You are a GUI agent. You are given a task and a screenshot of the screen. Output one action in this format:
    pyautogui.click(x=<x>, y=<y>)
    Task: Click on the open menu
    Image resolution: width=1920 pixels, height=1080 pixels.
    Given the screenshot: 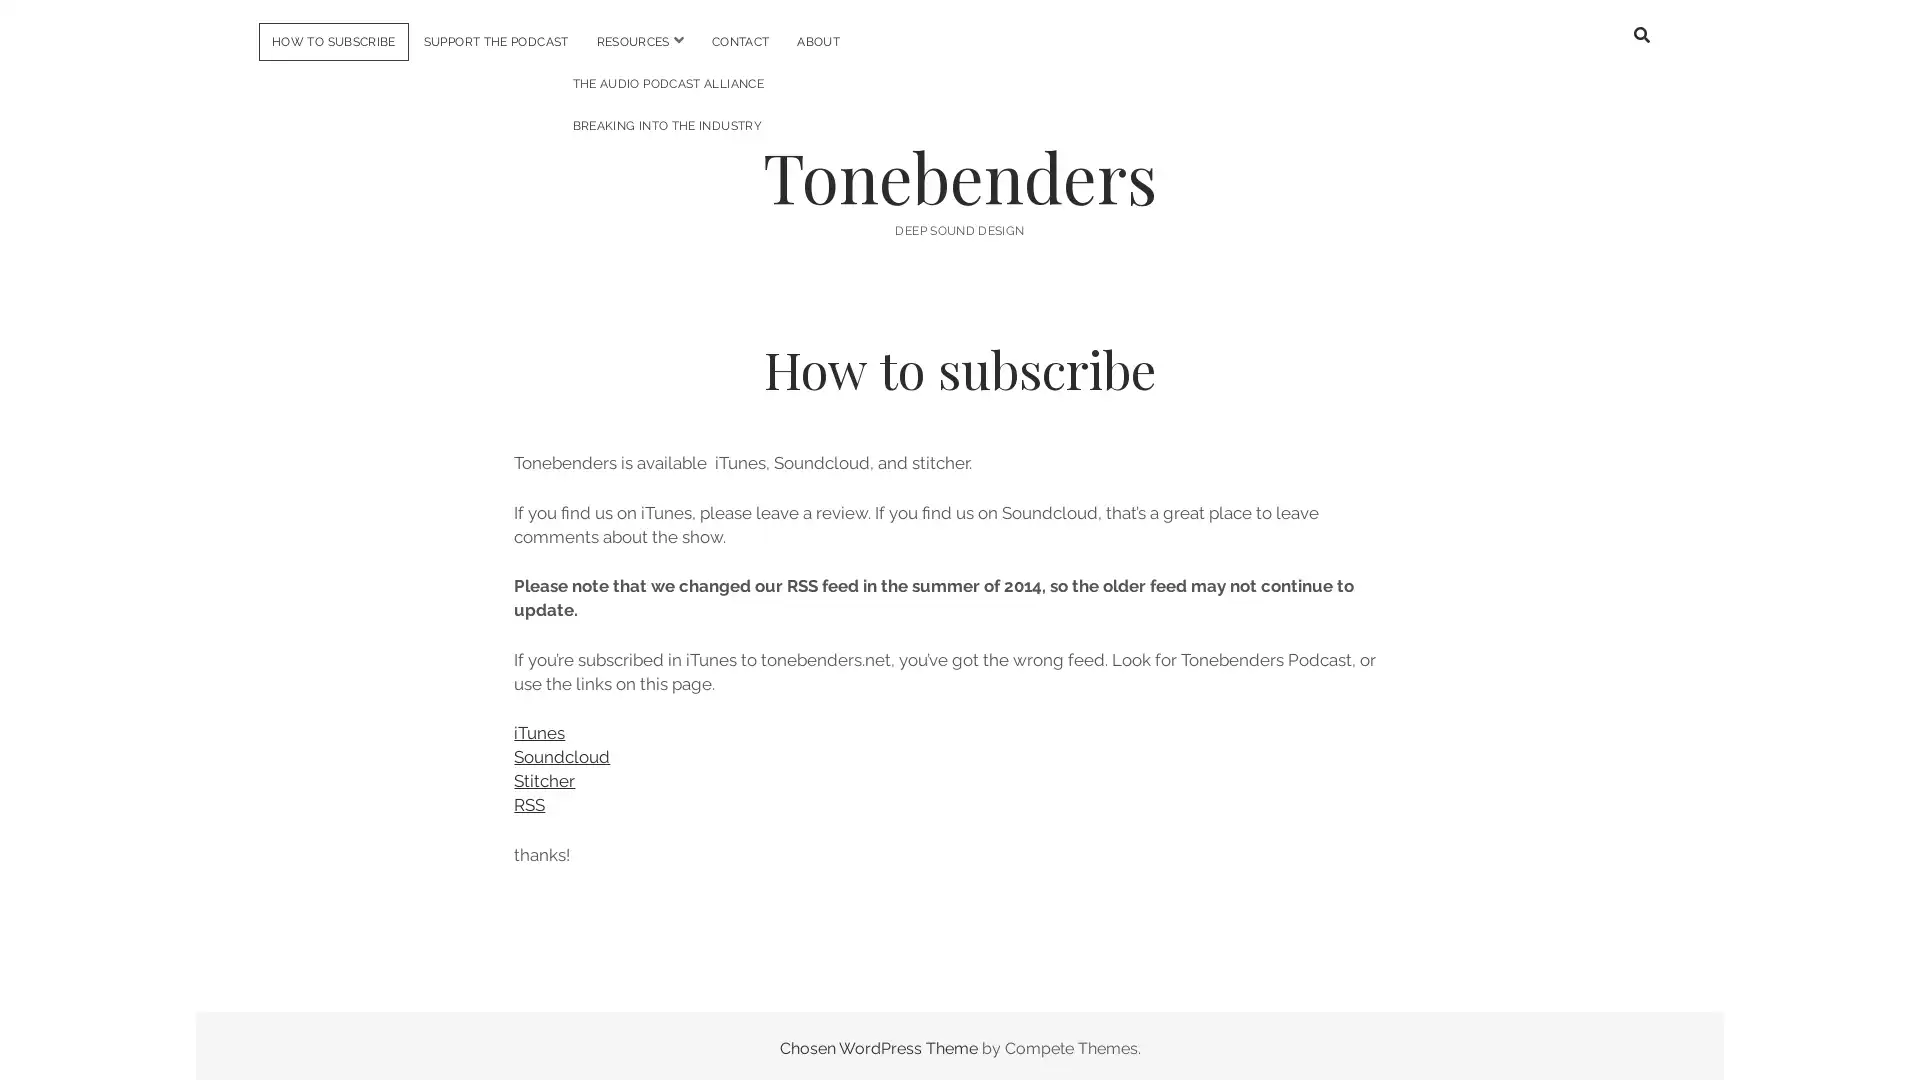 What is the action you would take?
    pyautogui.click(x=677, y=40)
    